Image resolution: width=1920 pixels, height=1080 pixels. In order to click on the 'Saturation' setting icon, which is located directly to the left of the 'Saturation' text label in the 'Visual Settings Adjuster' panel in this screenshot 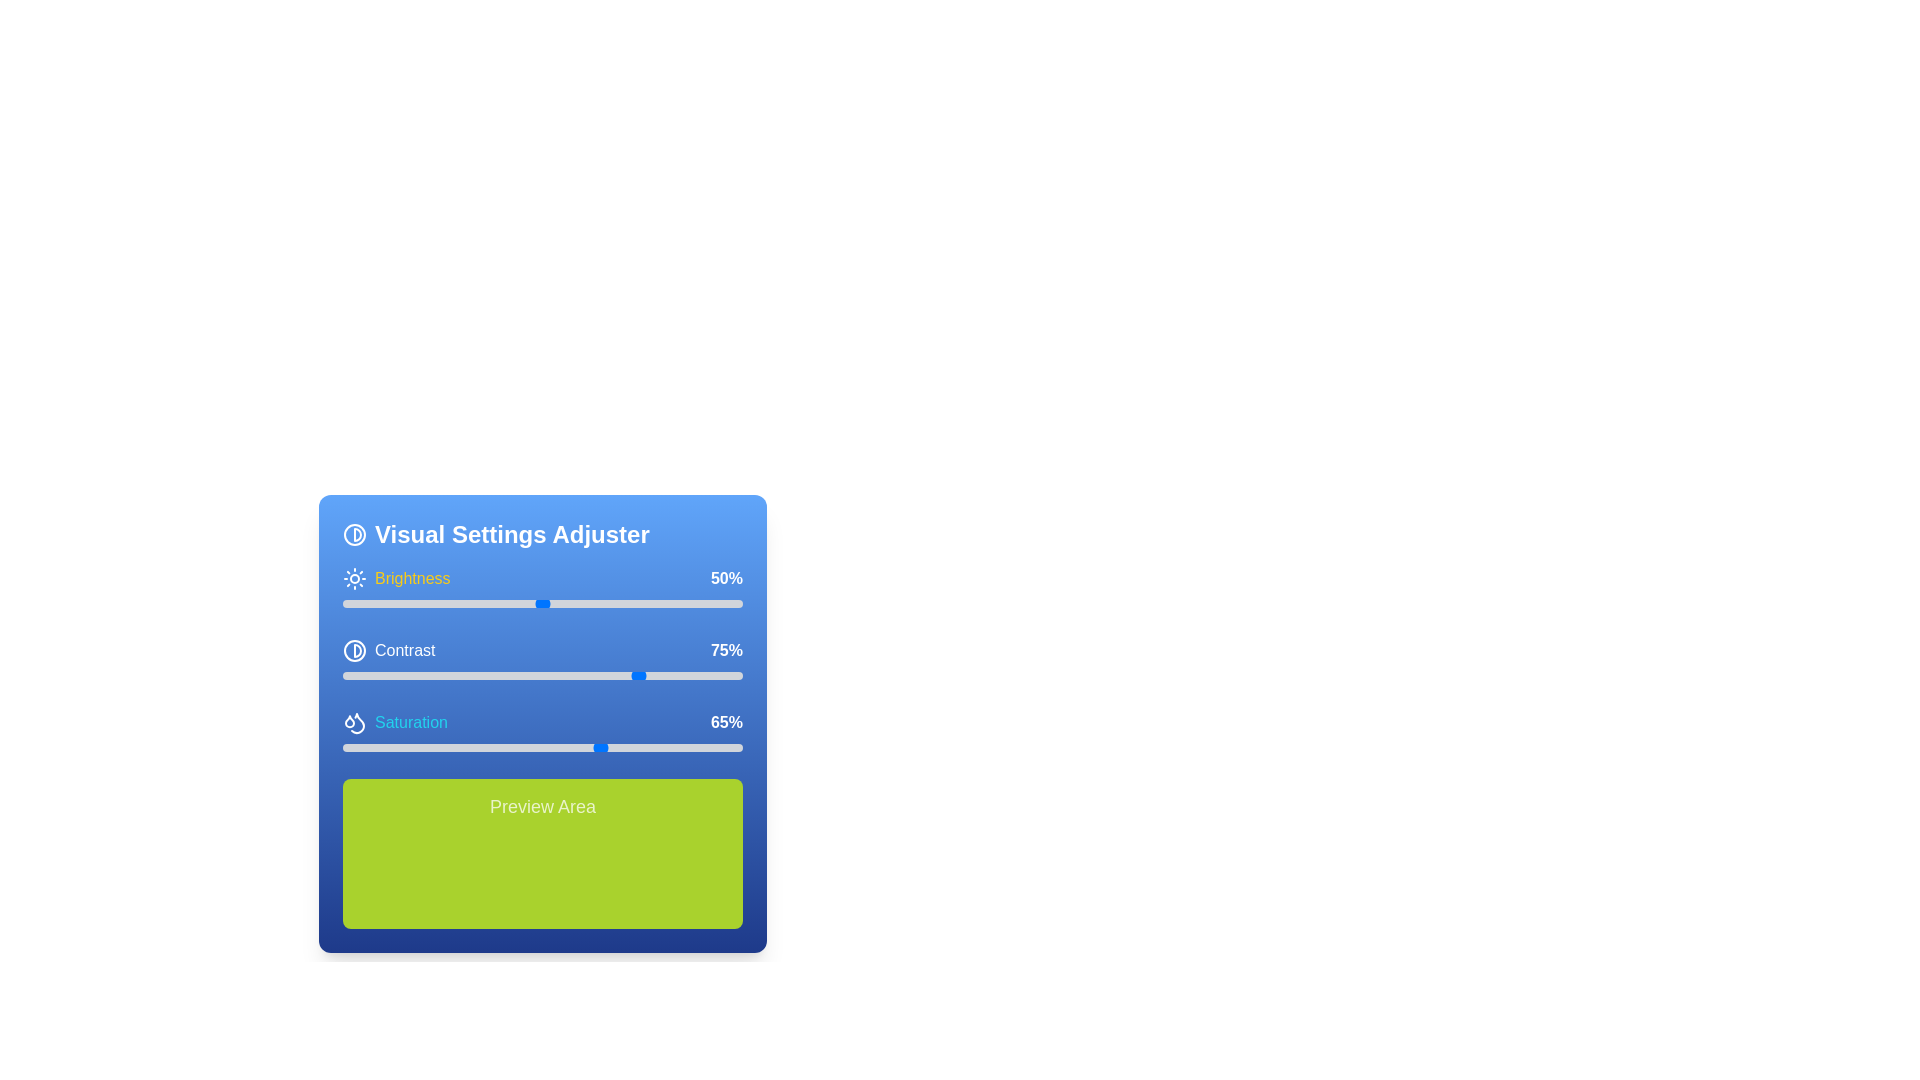, I will do `click(355, 722)`.